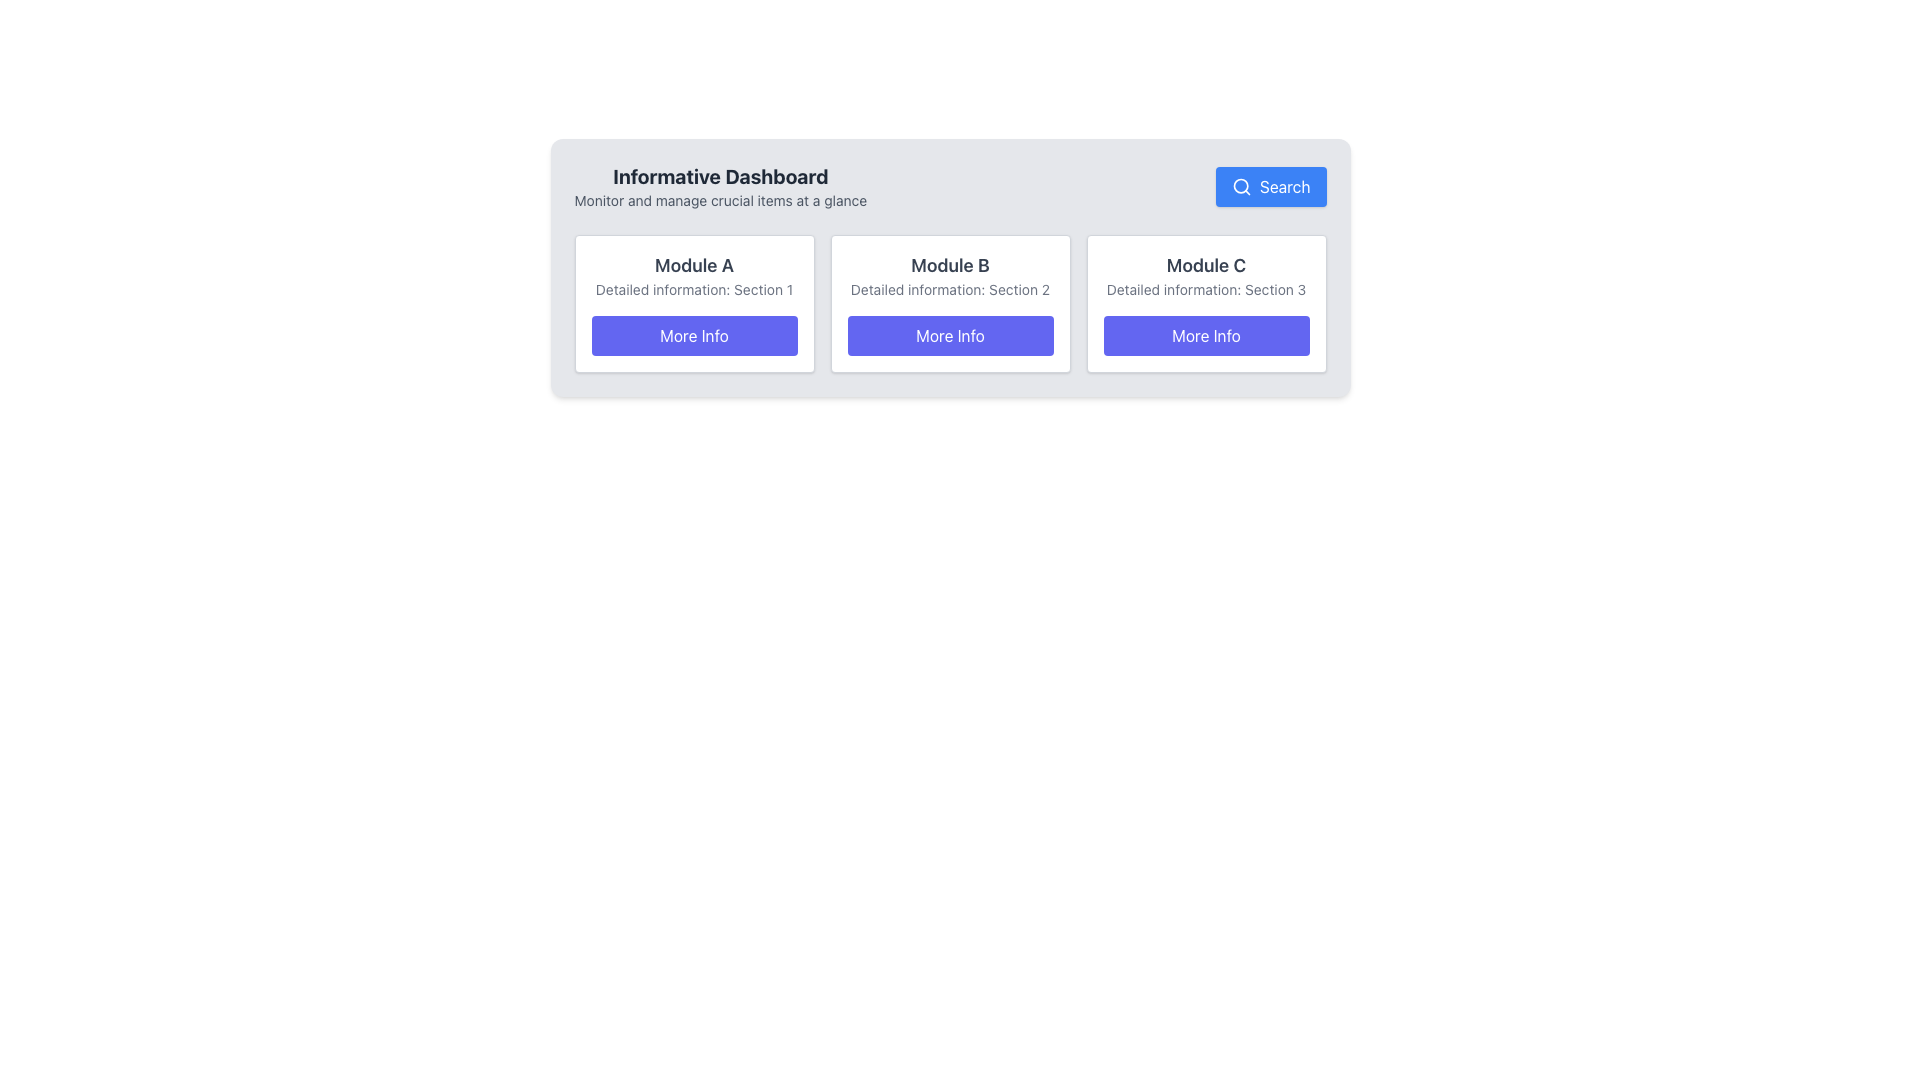 The height and width of the screenshot is (1080, 1920). Describe the element at coordinates (1205, 289) in the screenshot. I see `the static text label providing additional descriptive information about 'Module C', which is located below the title 'Module C' and above the 'More Info' button` at that location.